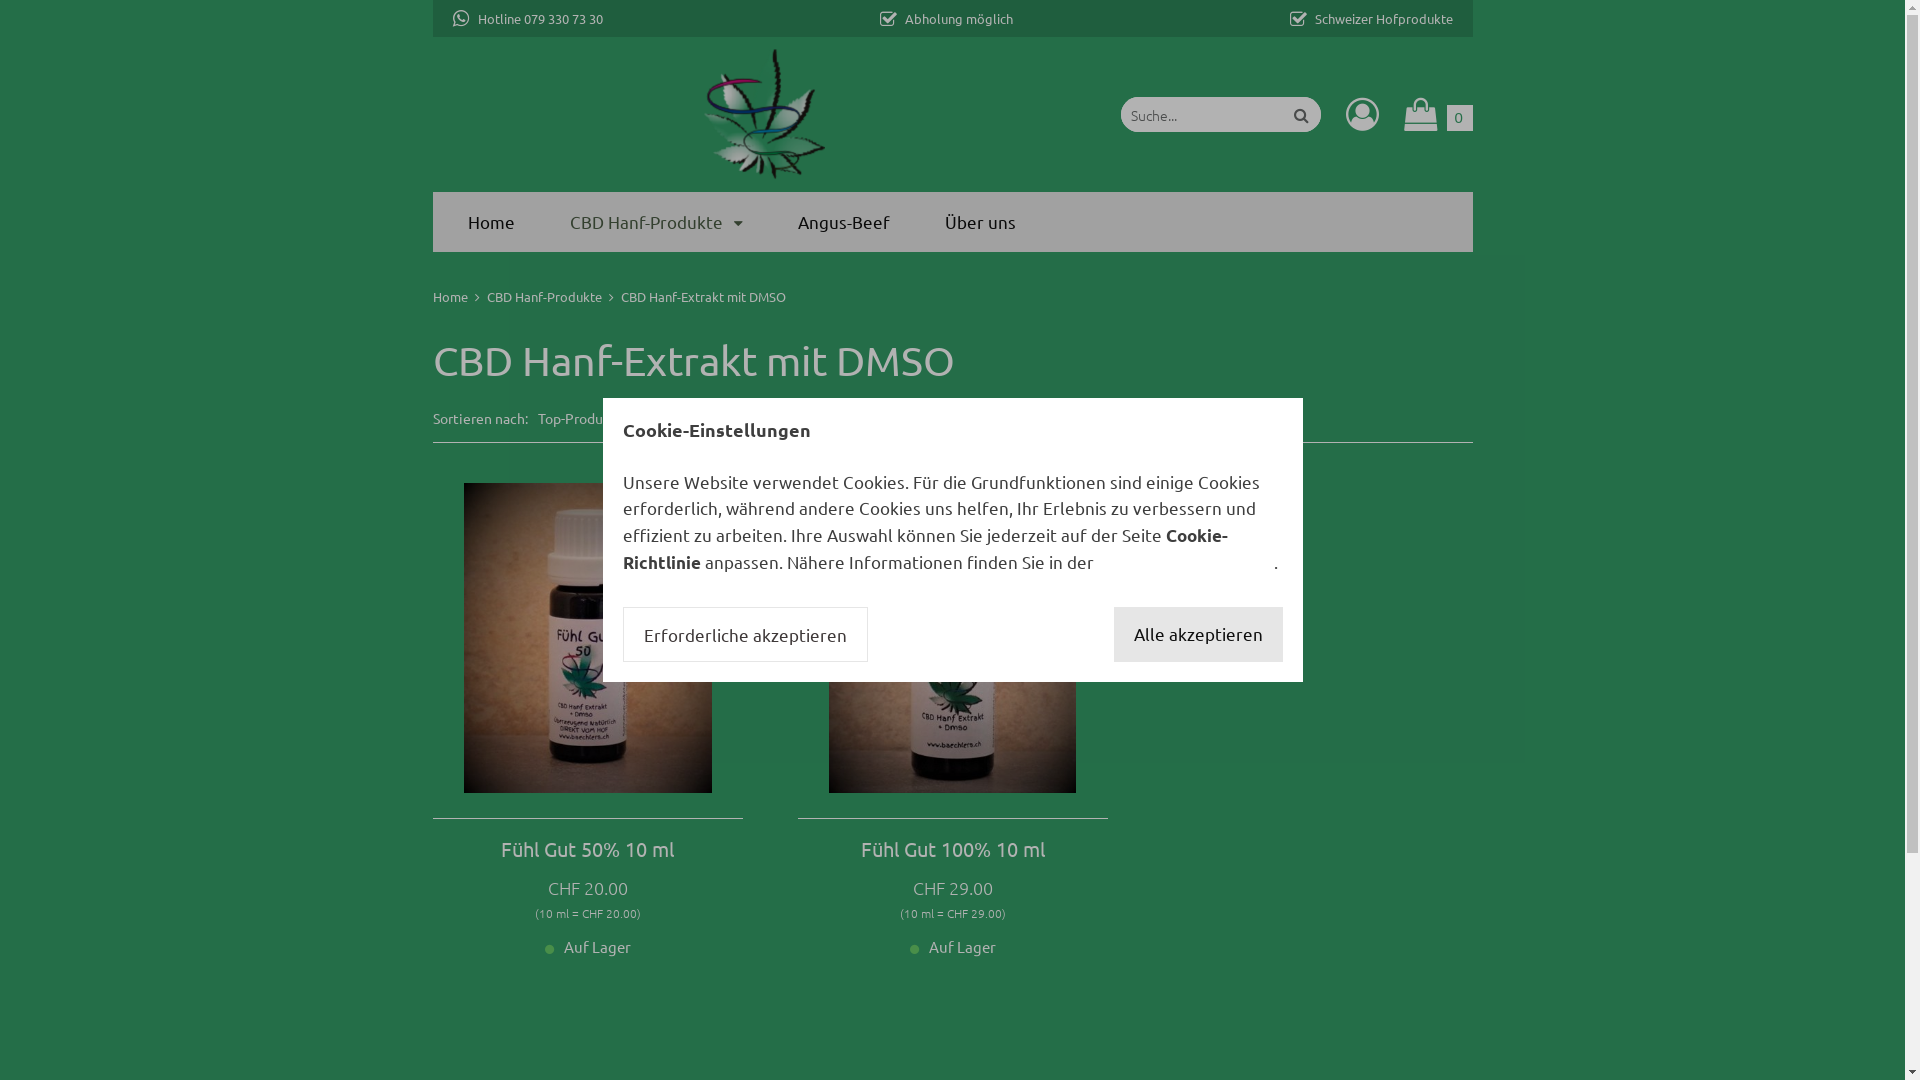  Describe the element at coordinates (844, 221) in the screenshot. I see `'Angus-Beef'` at that location.